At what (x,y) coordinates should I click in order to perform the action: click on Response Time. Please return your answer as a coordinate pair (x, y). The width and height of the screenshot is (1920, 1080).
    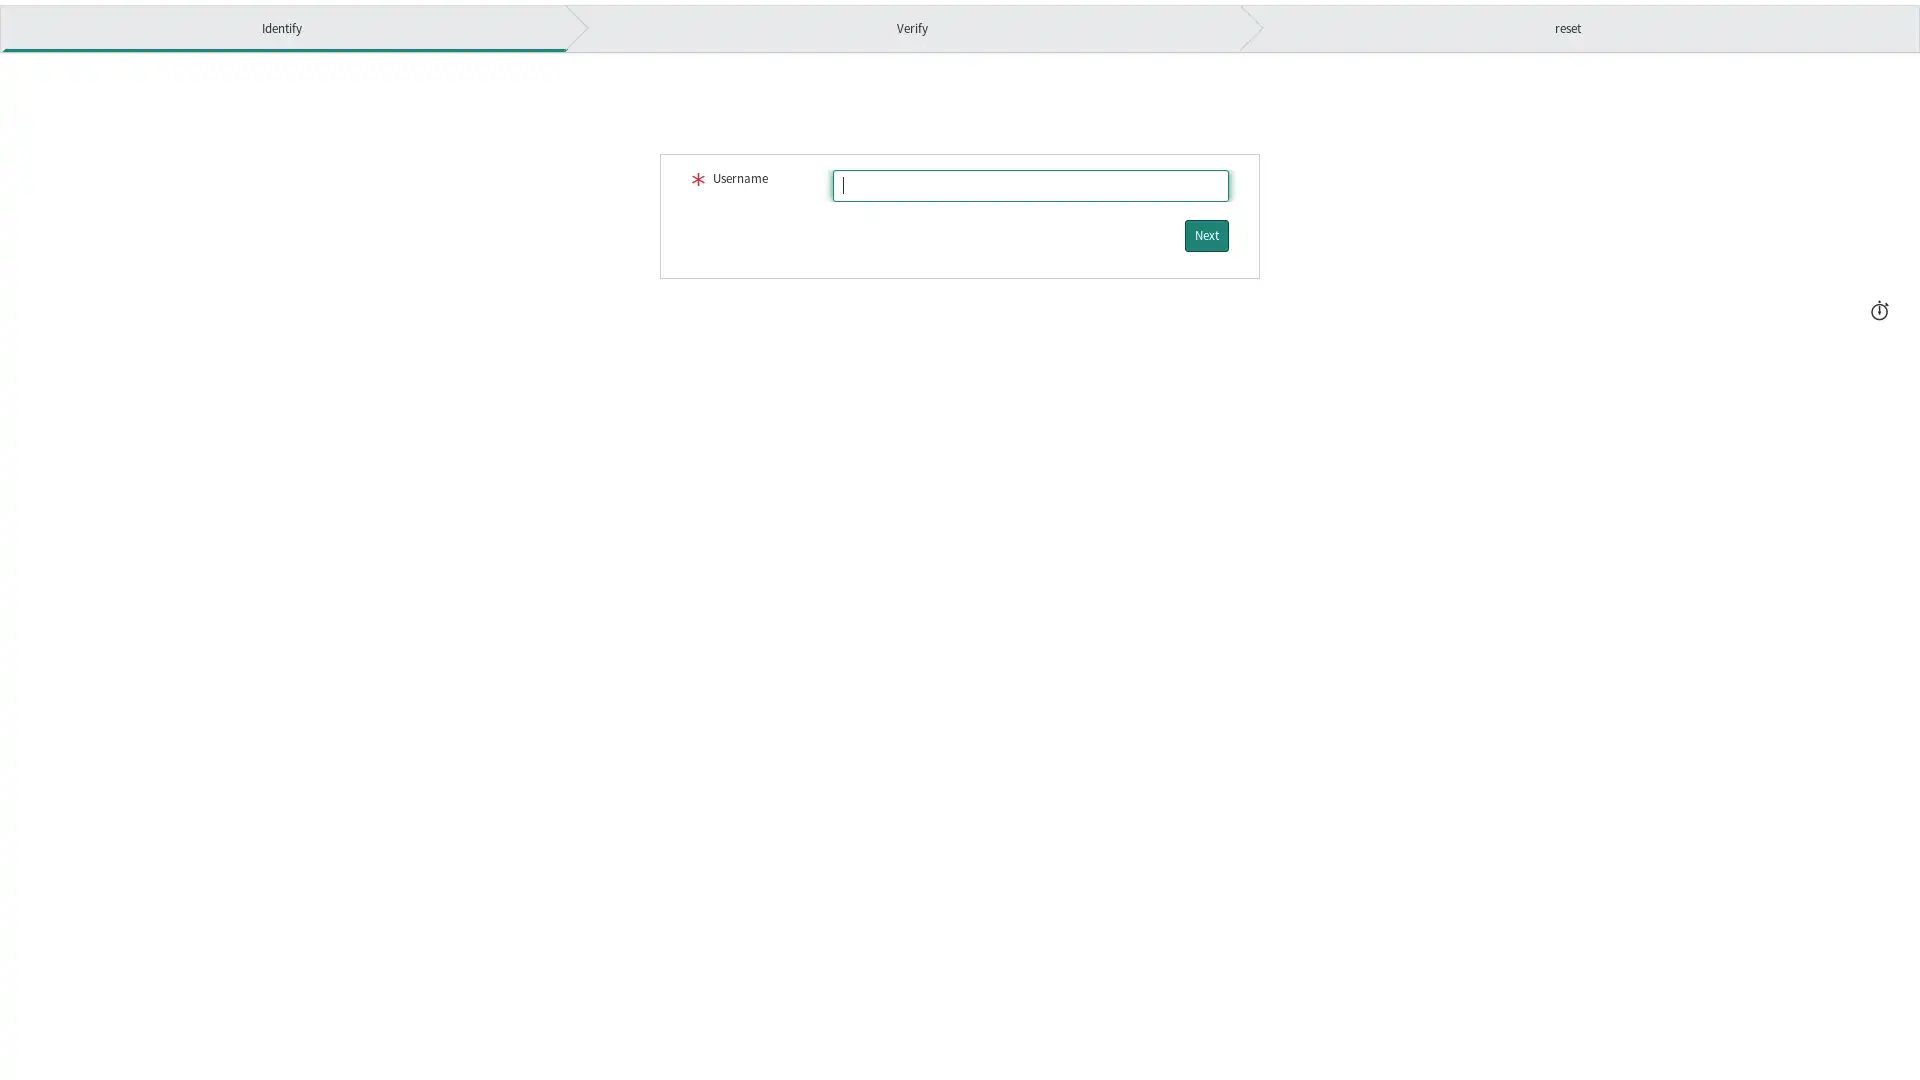
    Looking at the image, I should click on (1878, 307).